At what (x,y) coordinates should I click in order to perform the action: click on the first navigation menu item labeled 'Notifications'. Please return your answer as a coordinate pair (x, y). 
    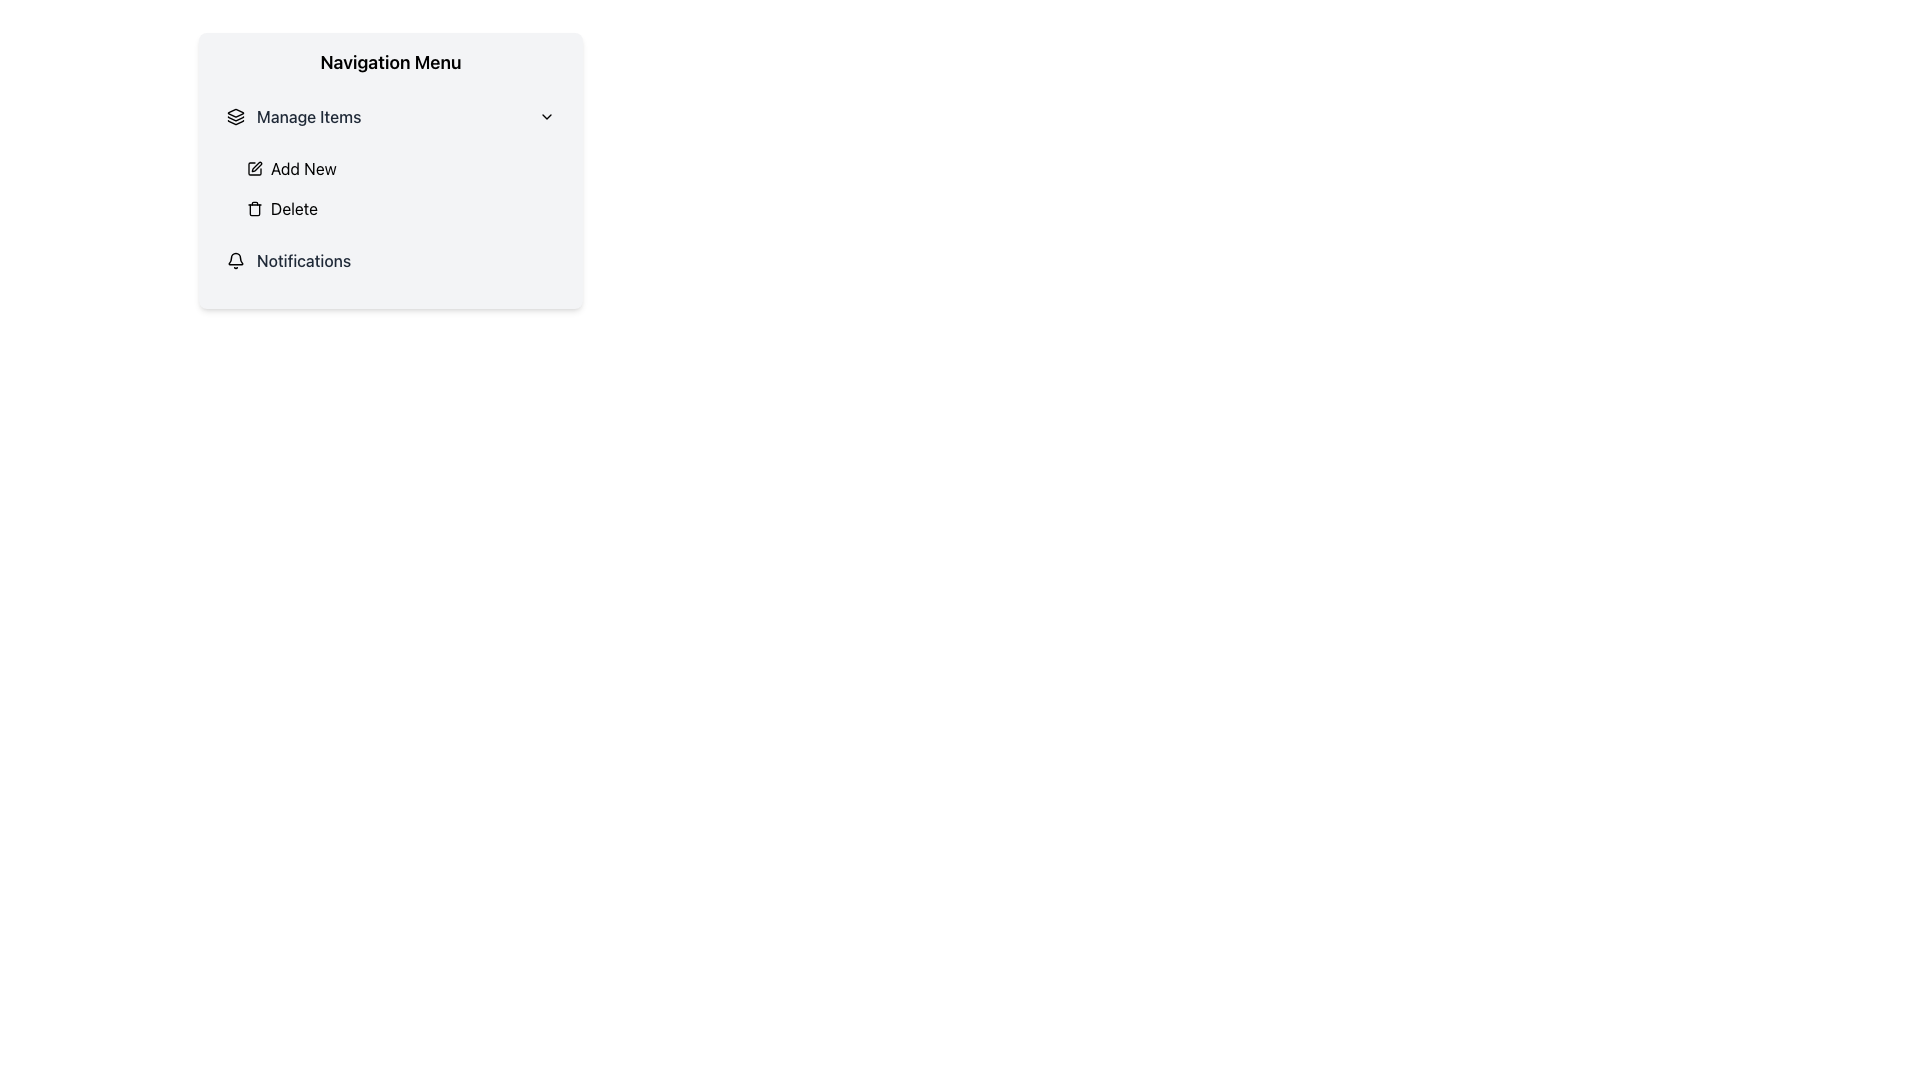
    Looking at the image, I should click on (288, 260).